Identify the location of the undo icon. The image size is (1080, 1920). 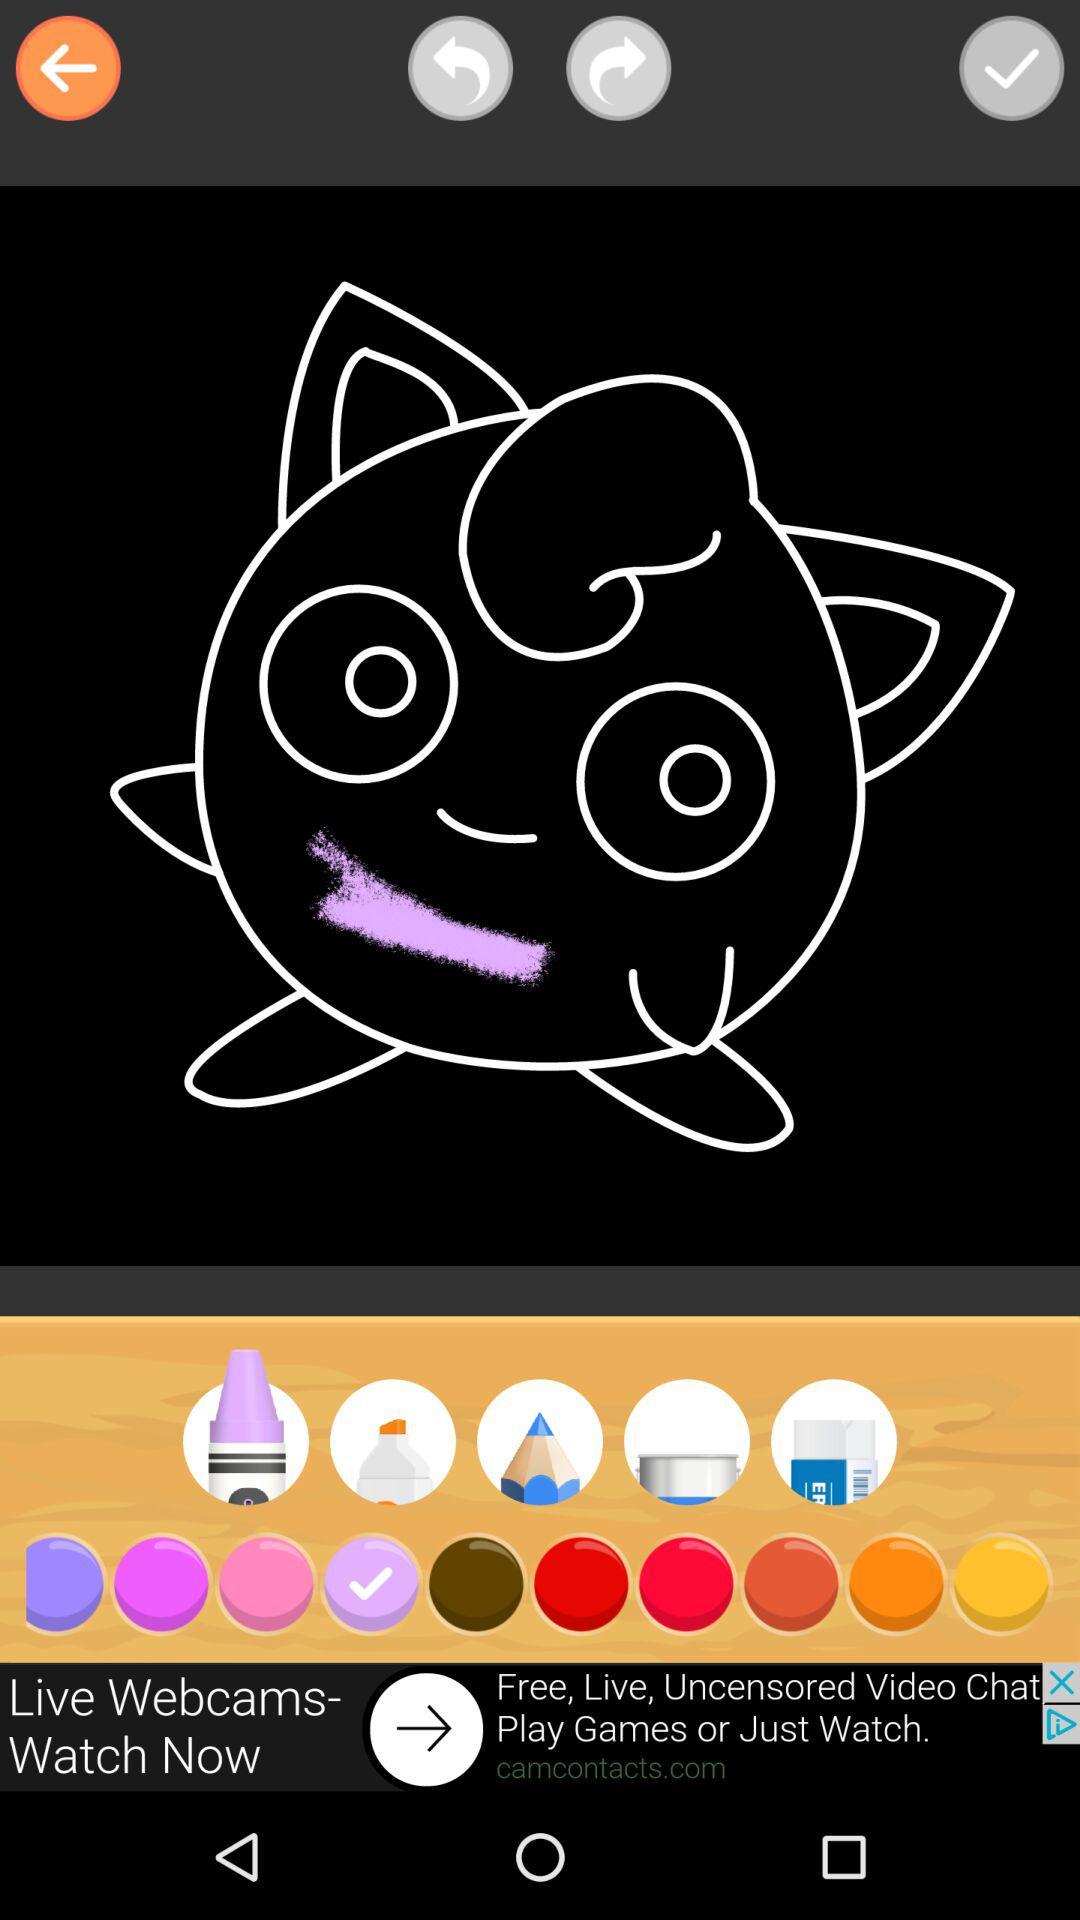
(460, 68).